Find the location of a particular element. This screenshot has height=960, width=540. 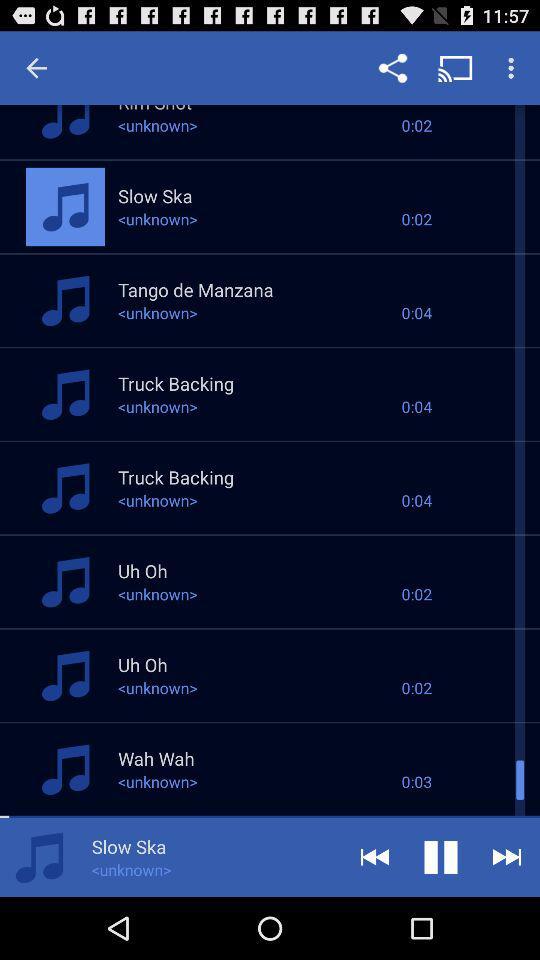

the music icon which is at the left of truck backing is located at coordinates (65, 393).